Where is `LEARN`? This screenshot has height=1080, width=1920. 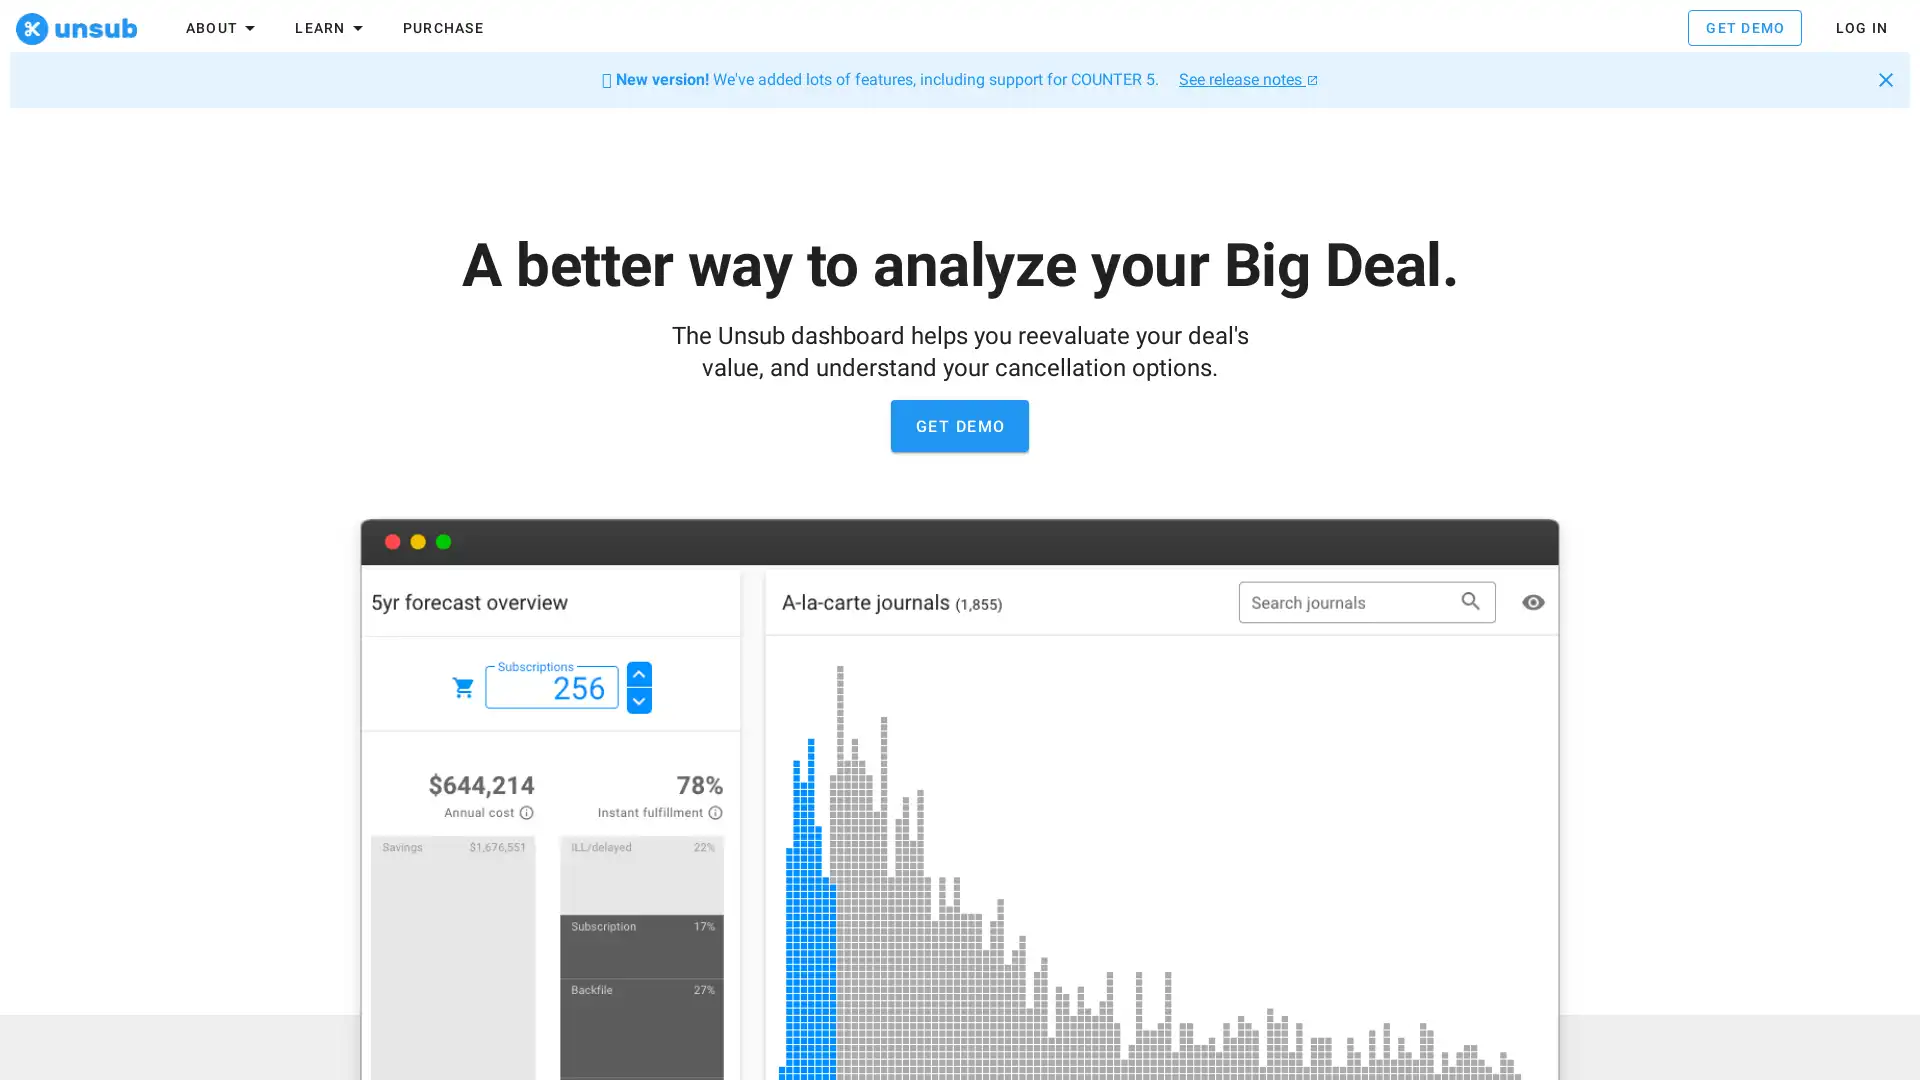 LEARN is located at coordinates (331, 31).